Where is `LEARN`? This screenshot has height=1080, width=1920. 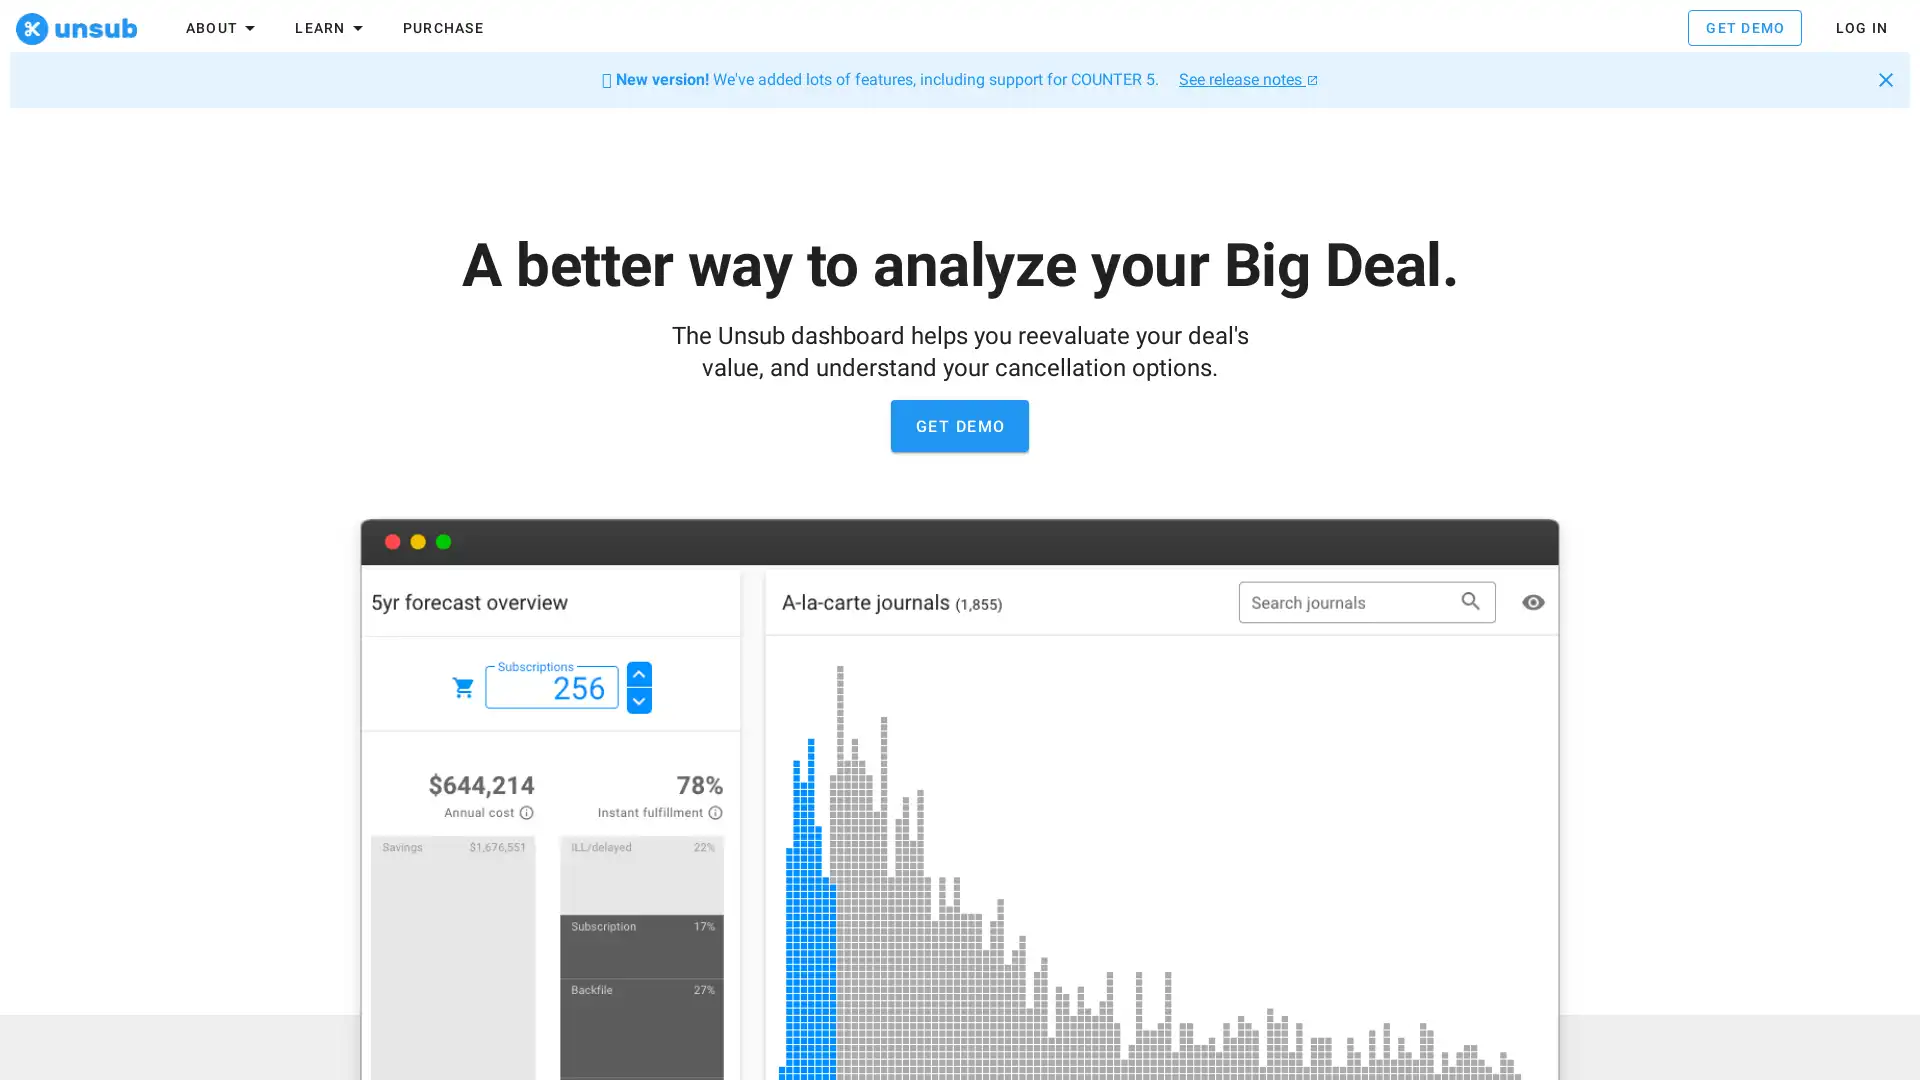 LEARN is located at coordinates (331, 31).